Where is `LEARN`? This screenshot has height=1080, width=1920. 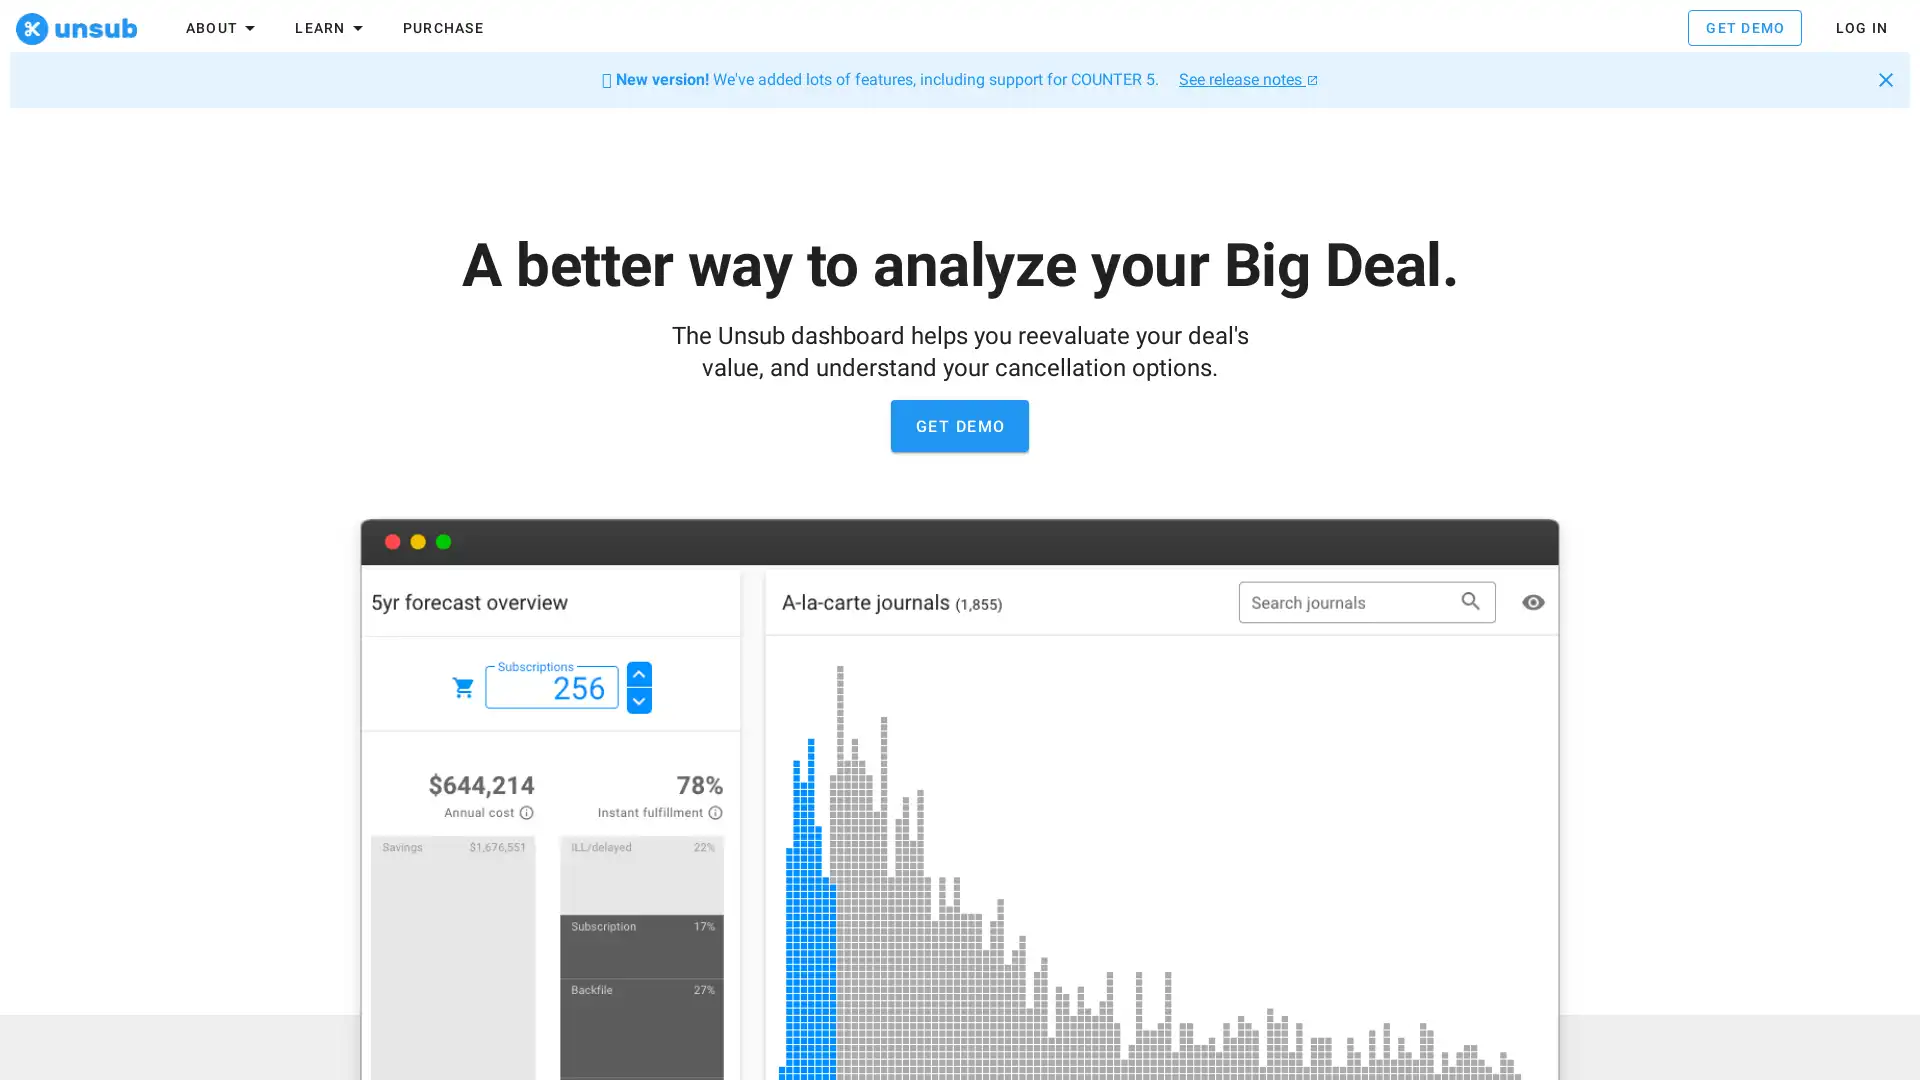 LEARN is located at coordinates (331, 31).